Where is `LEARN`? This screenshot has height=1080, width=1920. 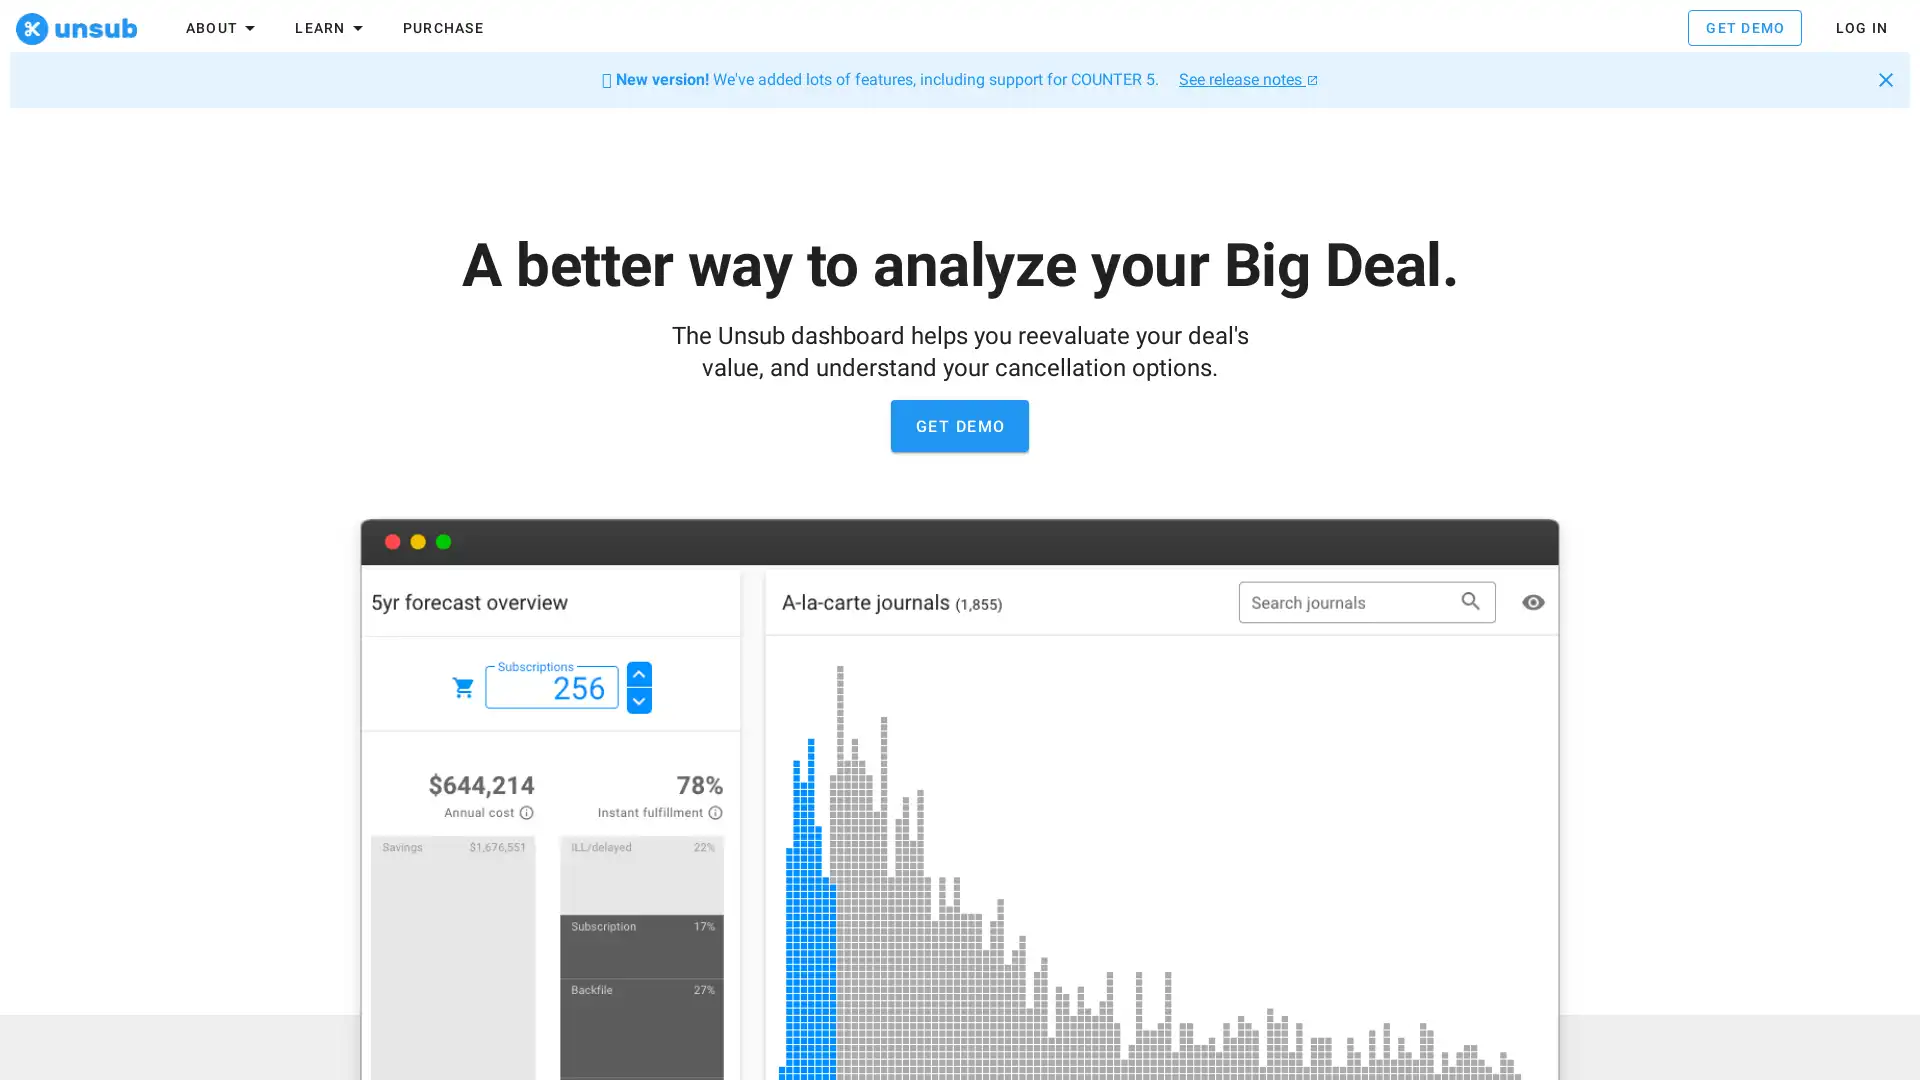 LEARN is located at coordinates (331, 31).